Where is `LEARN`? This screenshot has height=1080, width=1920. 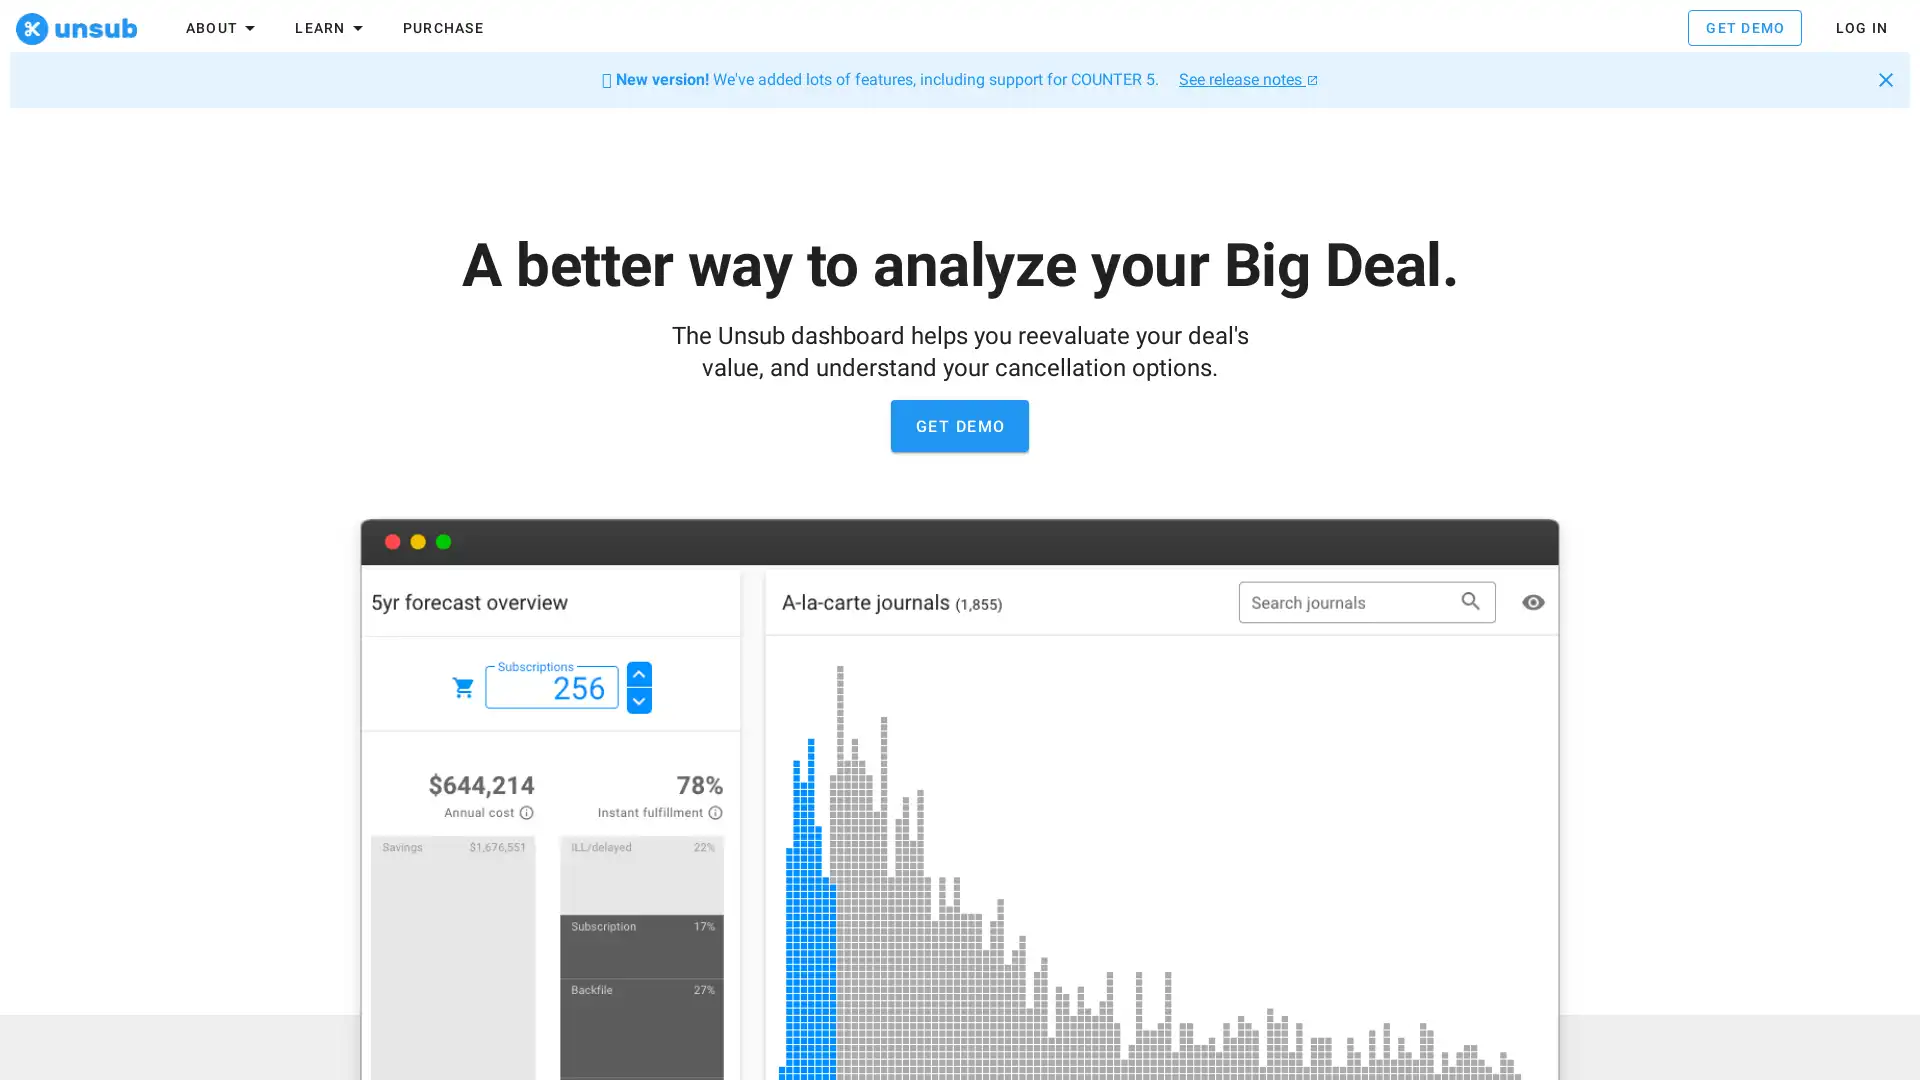 LEARN is located at coordinates (331, 31).